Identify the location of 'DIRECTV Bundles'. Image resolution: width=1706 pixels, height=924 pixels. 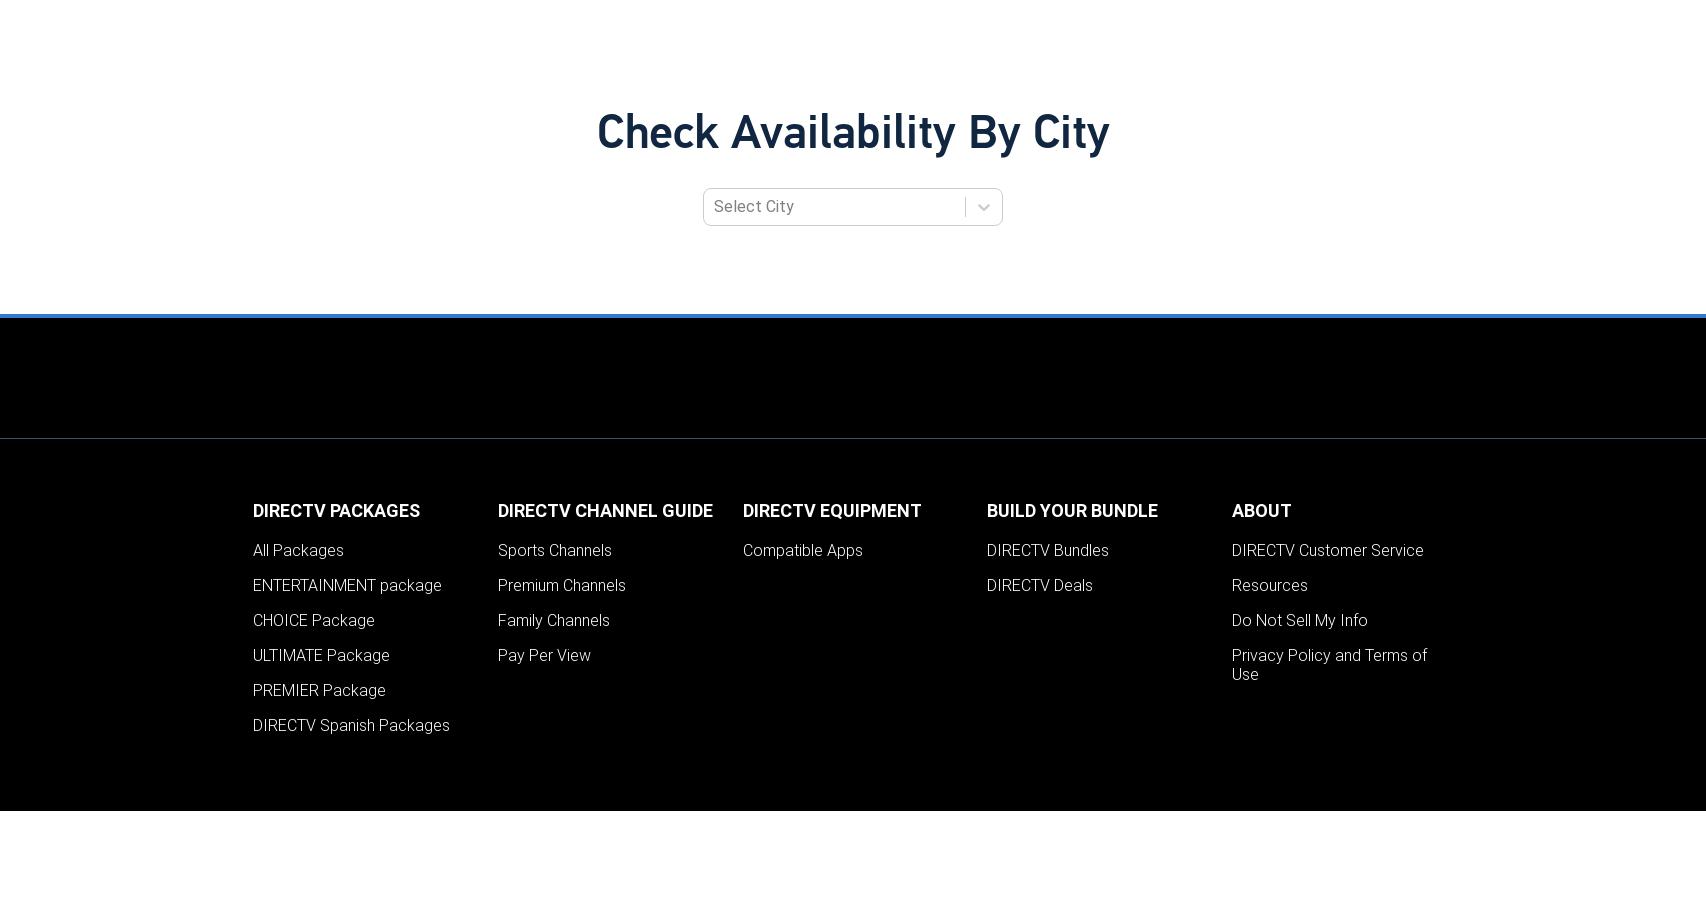
(1047, 549).